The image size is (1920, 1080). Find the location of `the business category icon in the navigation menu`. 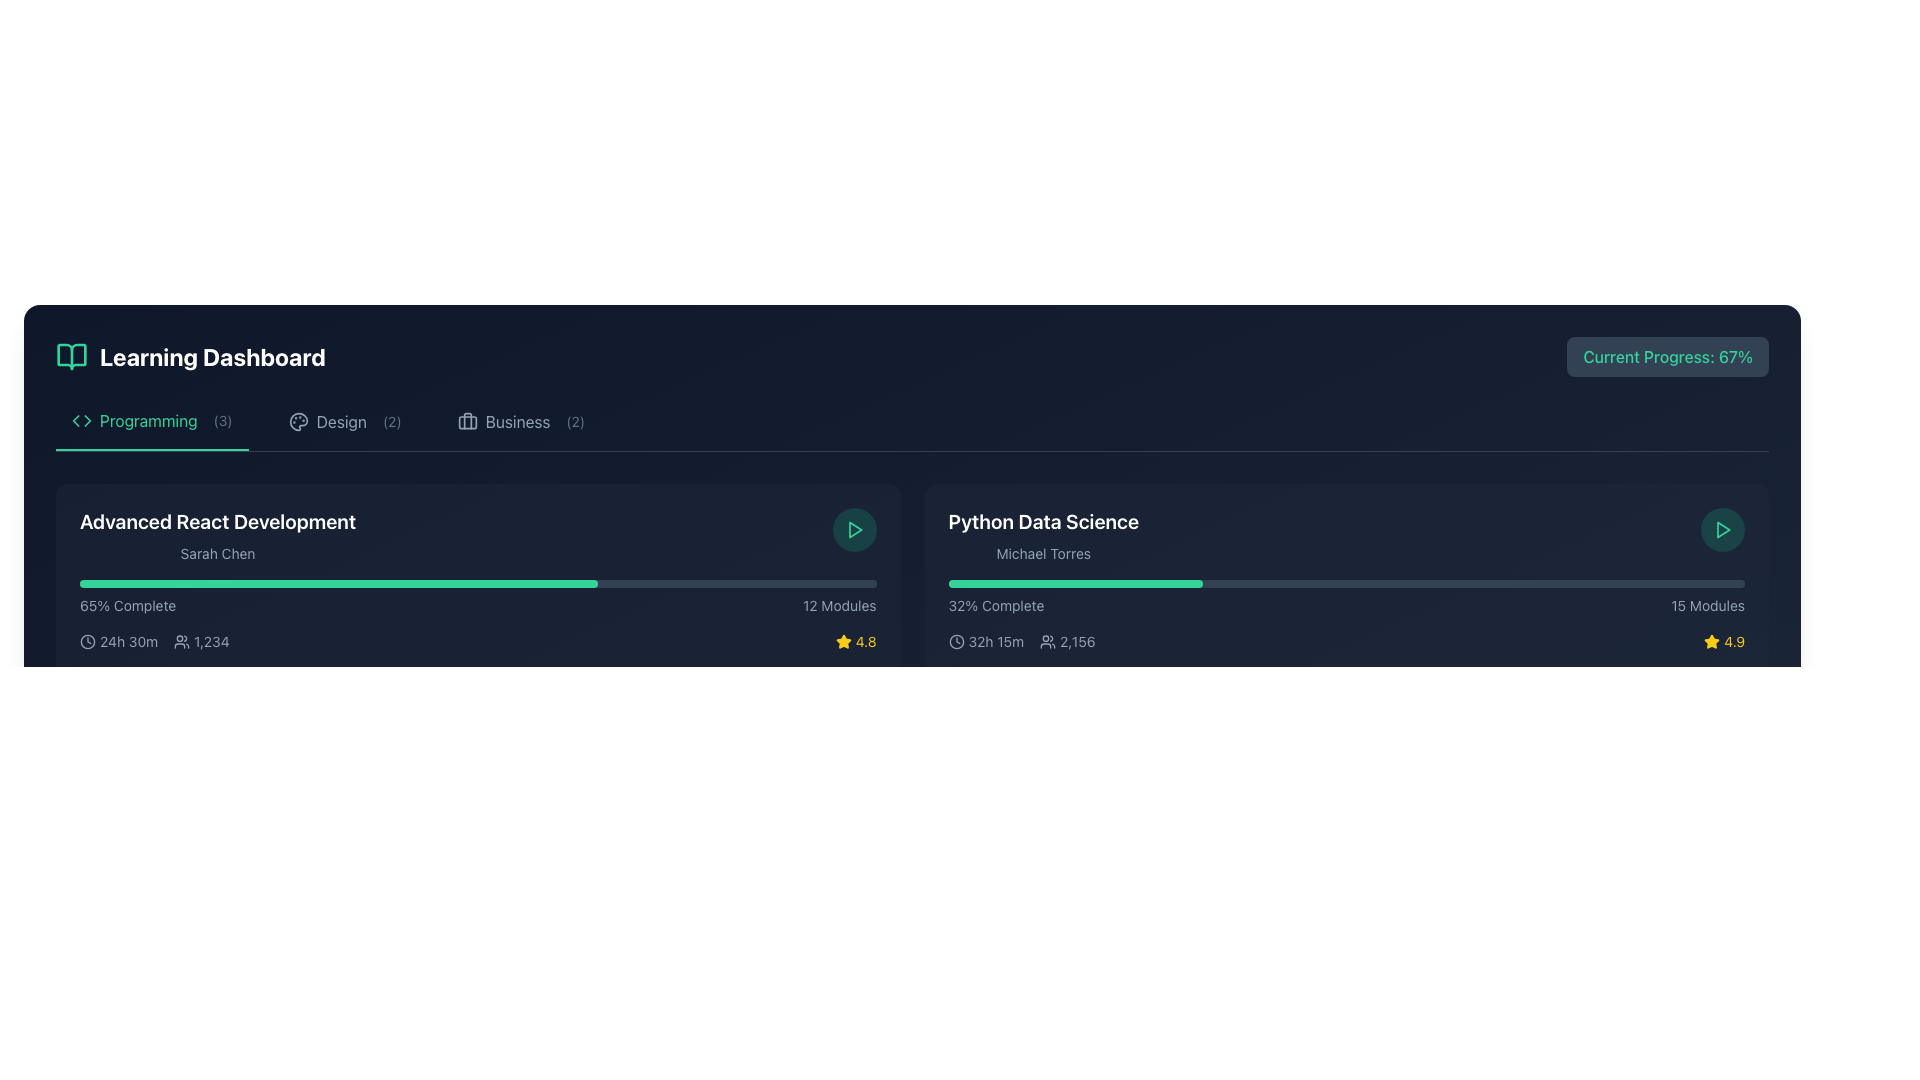

the business category icon in the navigation menu is located at coordinates (466, 420).